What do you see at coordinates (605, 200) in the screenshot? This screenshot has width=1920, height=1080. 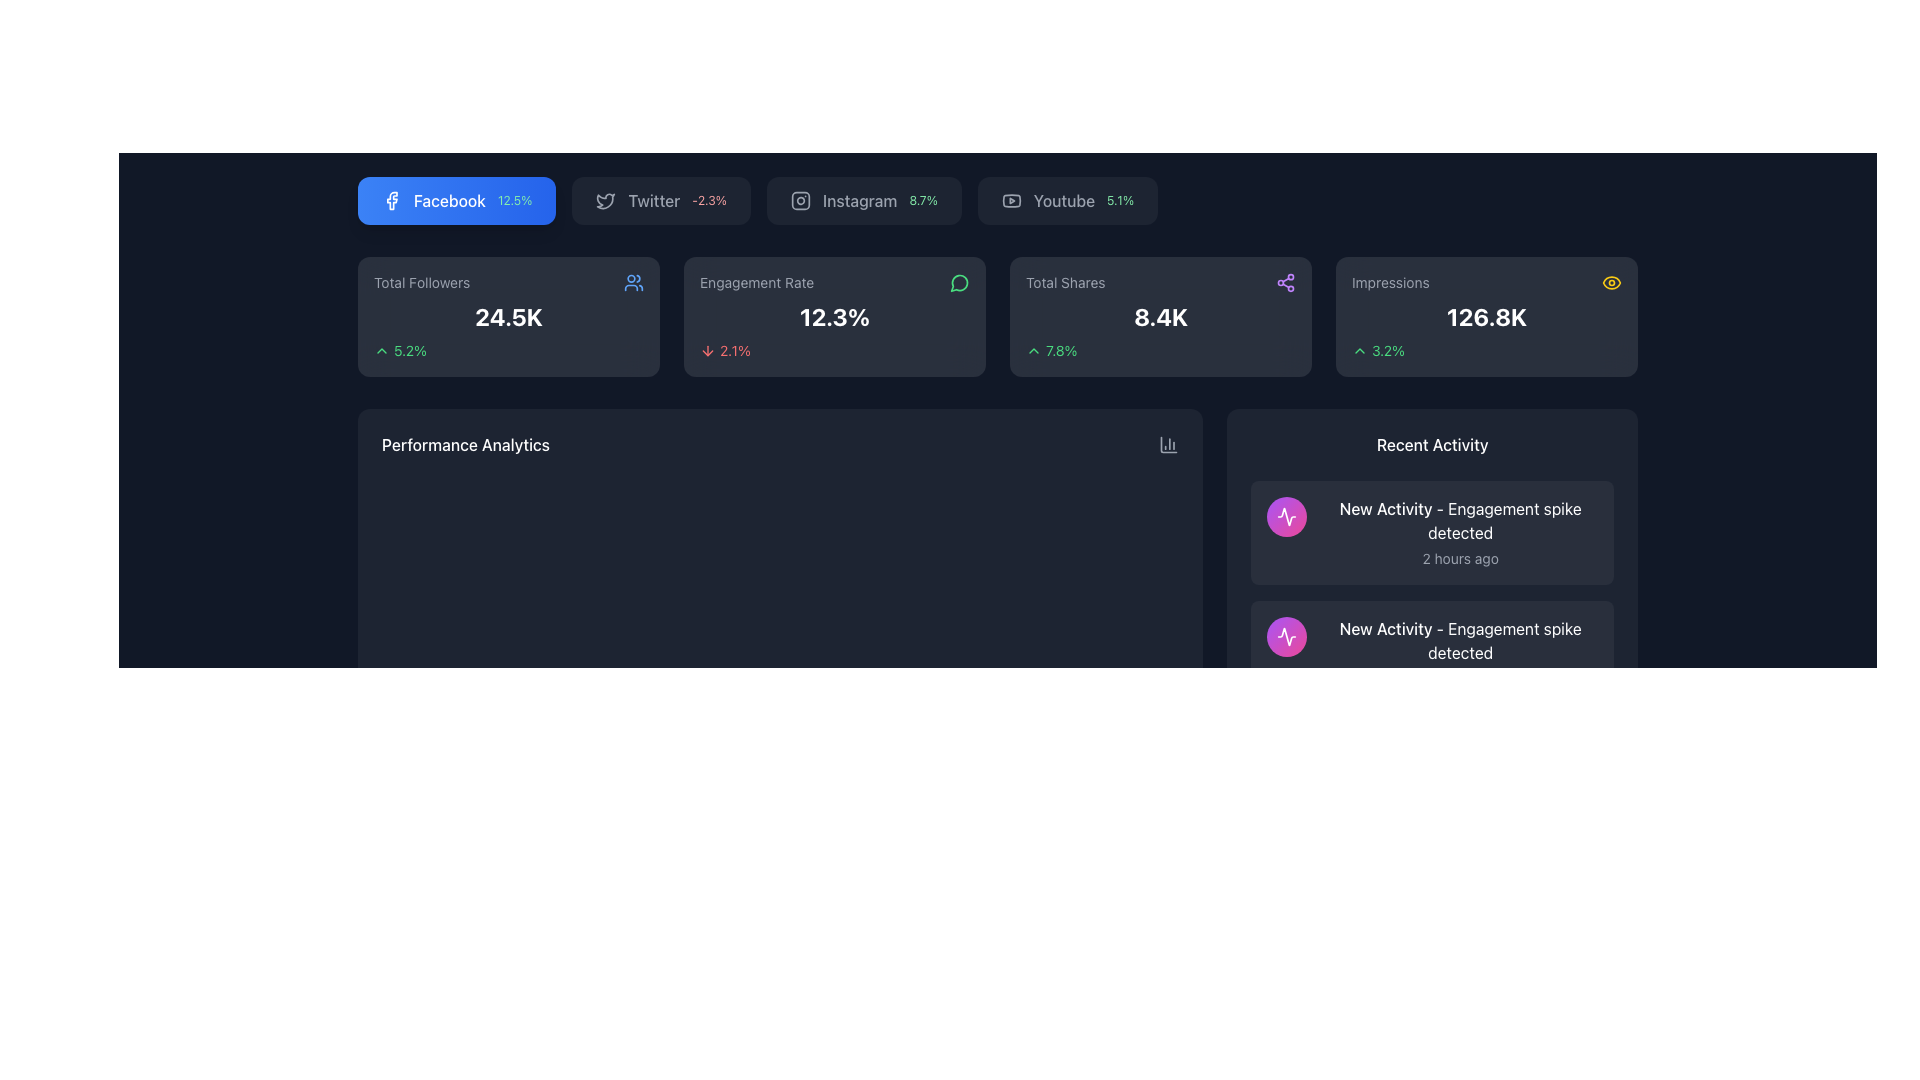 I see `the Twitter icon, which is the leftmost icon within the 'Twitter -2.3%' button in the top bar of the interface, positioned between the 'Facebook 12.5%' button and the 'Instagram 8.7%' button` at bounding box center [605, 200].